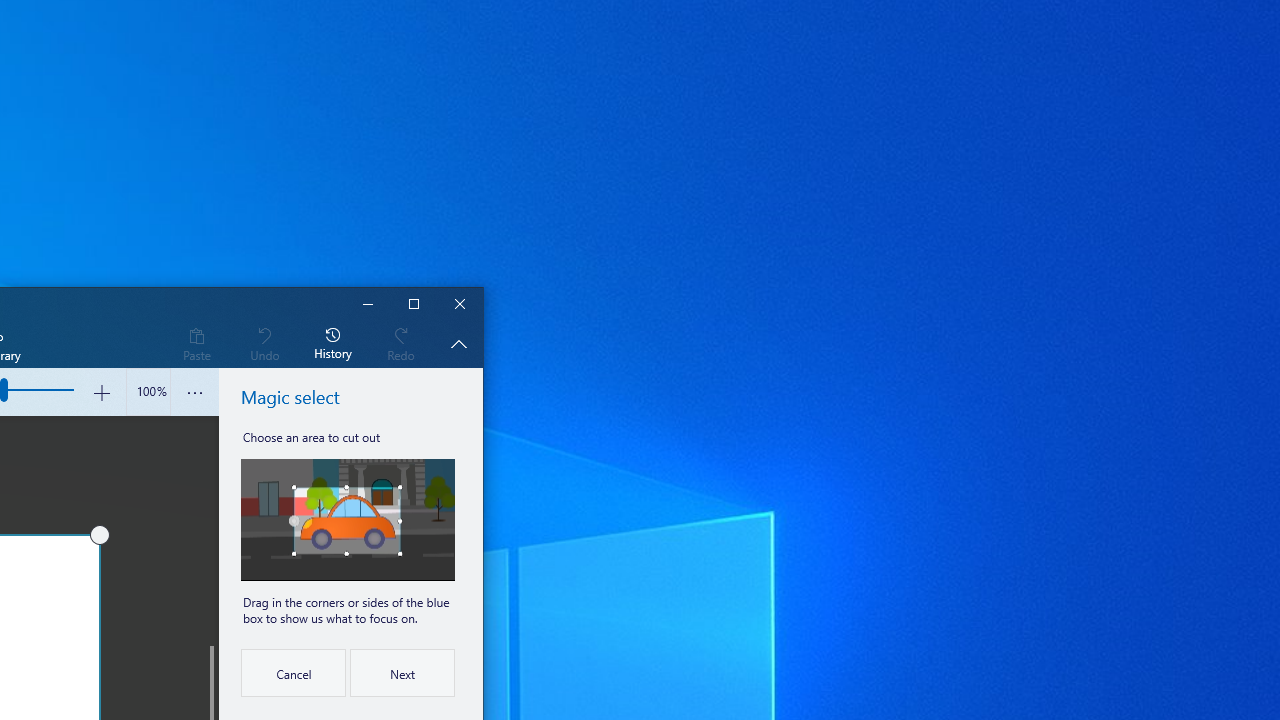  I want to click on 'History', so click(333, 342).